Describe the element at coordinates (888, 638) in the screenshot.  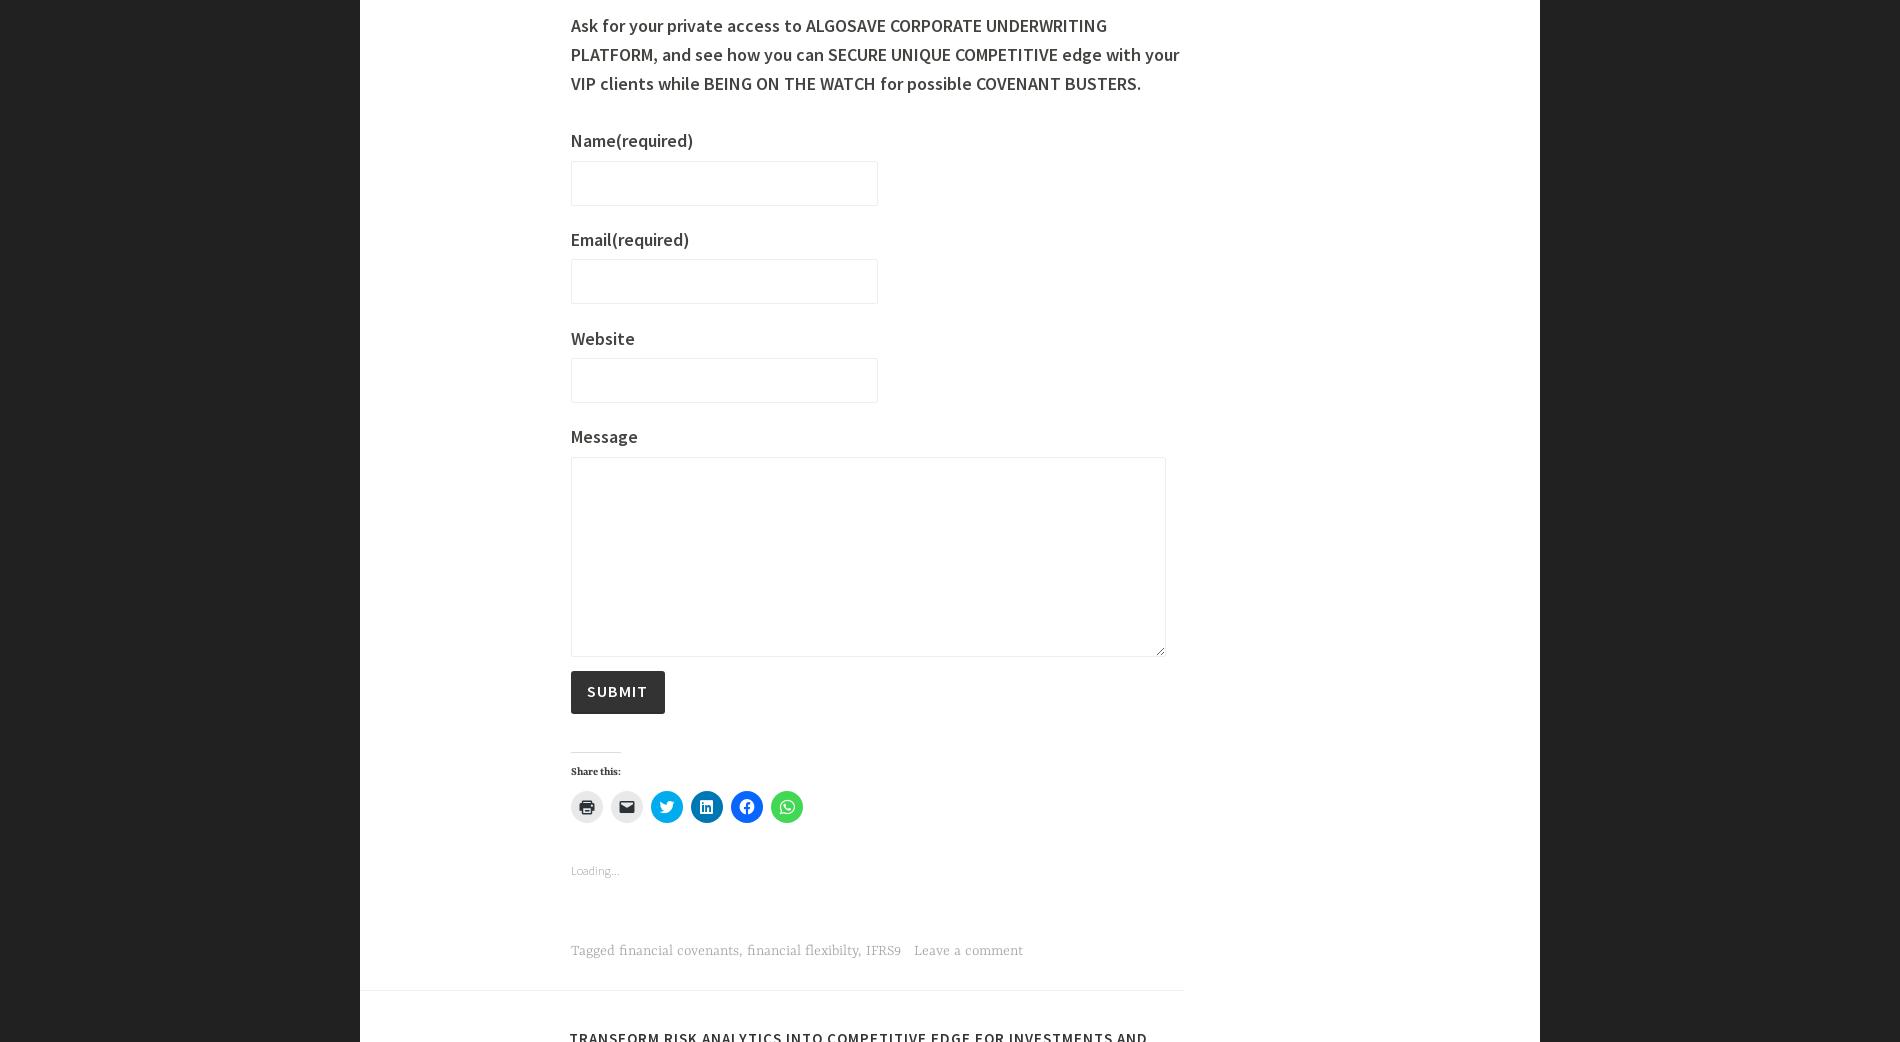
I see `'Below the quiet and reassuring surface of  traditional “one-size-fit-all” covenants, hides a boiling reality : degrees of operating and financial leverage, free cash flow volatility, sensitivity to macro economic scenario – and many other parameters – explain this diversity.'` at that location.